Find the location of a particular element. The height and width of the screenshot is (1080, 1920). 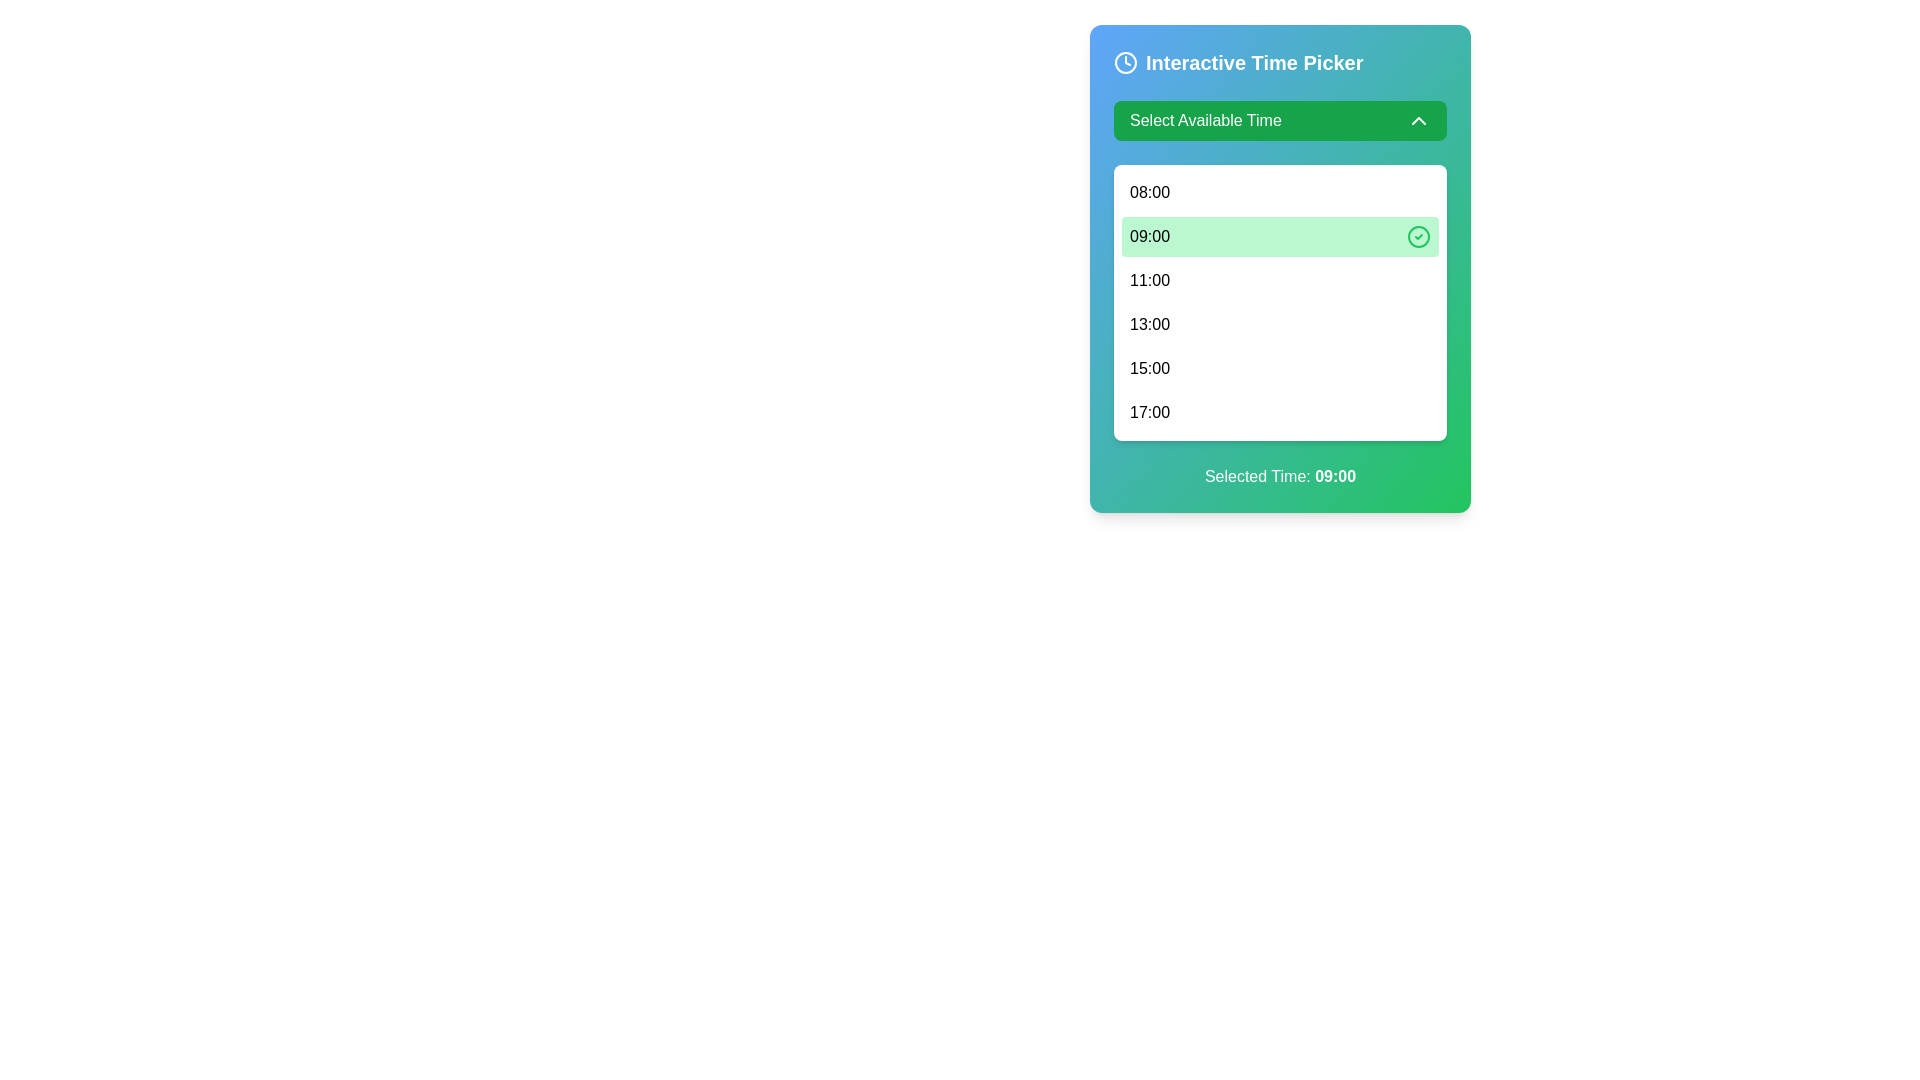

the fourth time slot labeled '13:00' in the dropdown time picker is located at coordinates (1280, 323).